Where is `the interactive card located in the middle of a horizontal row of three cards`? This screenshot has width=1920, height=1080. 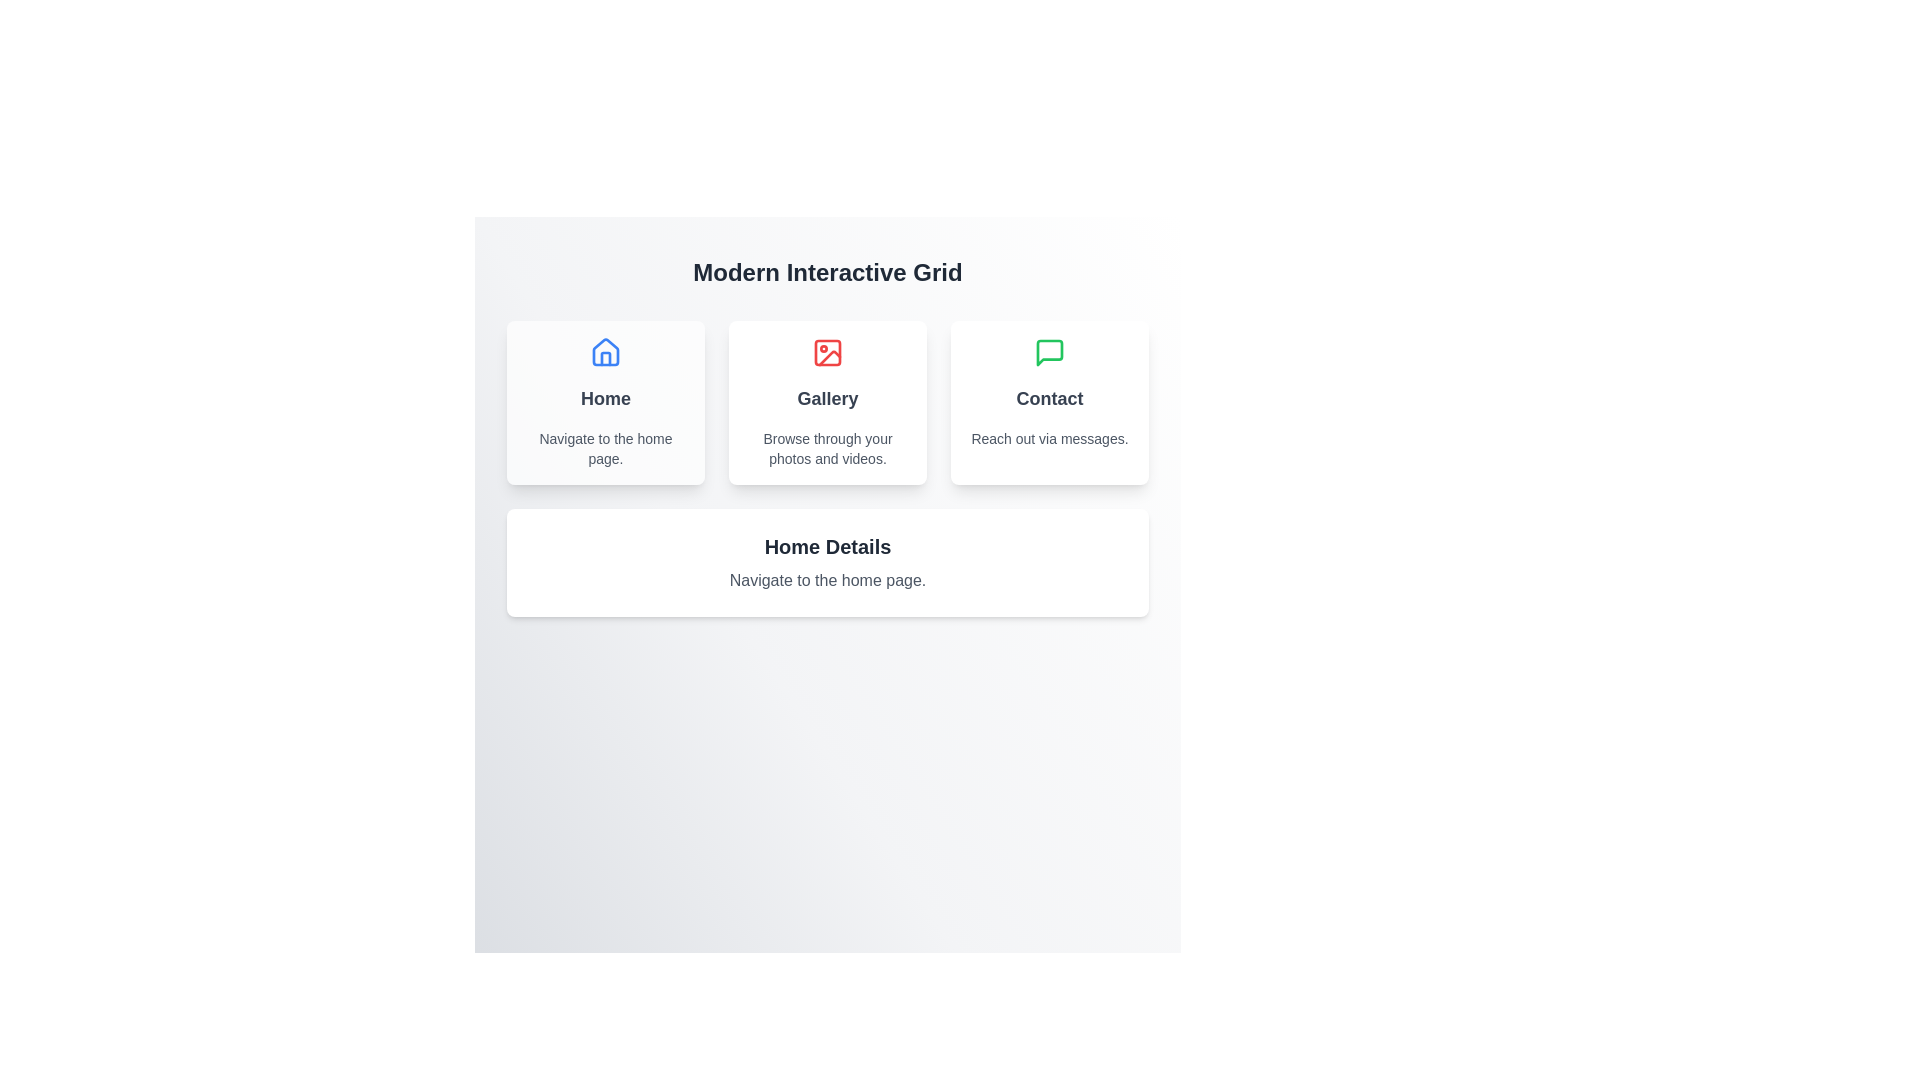
the interactive card located in the middle of a horizontal row of three cards is located at coordinates (828, 402).